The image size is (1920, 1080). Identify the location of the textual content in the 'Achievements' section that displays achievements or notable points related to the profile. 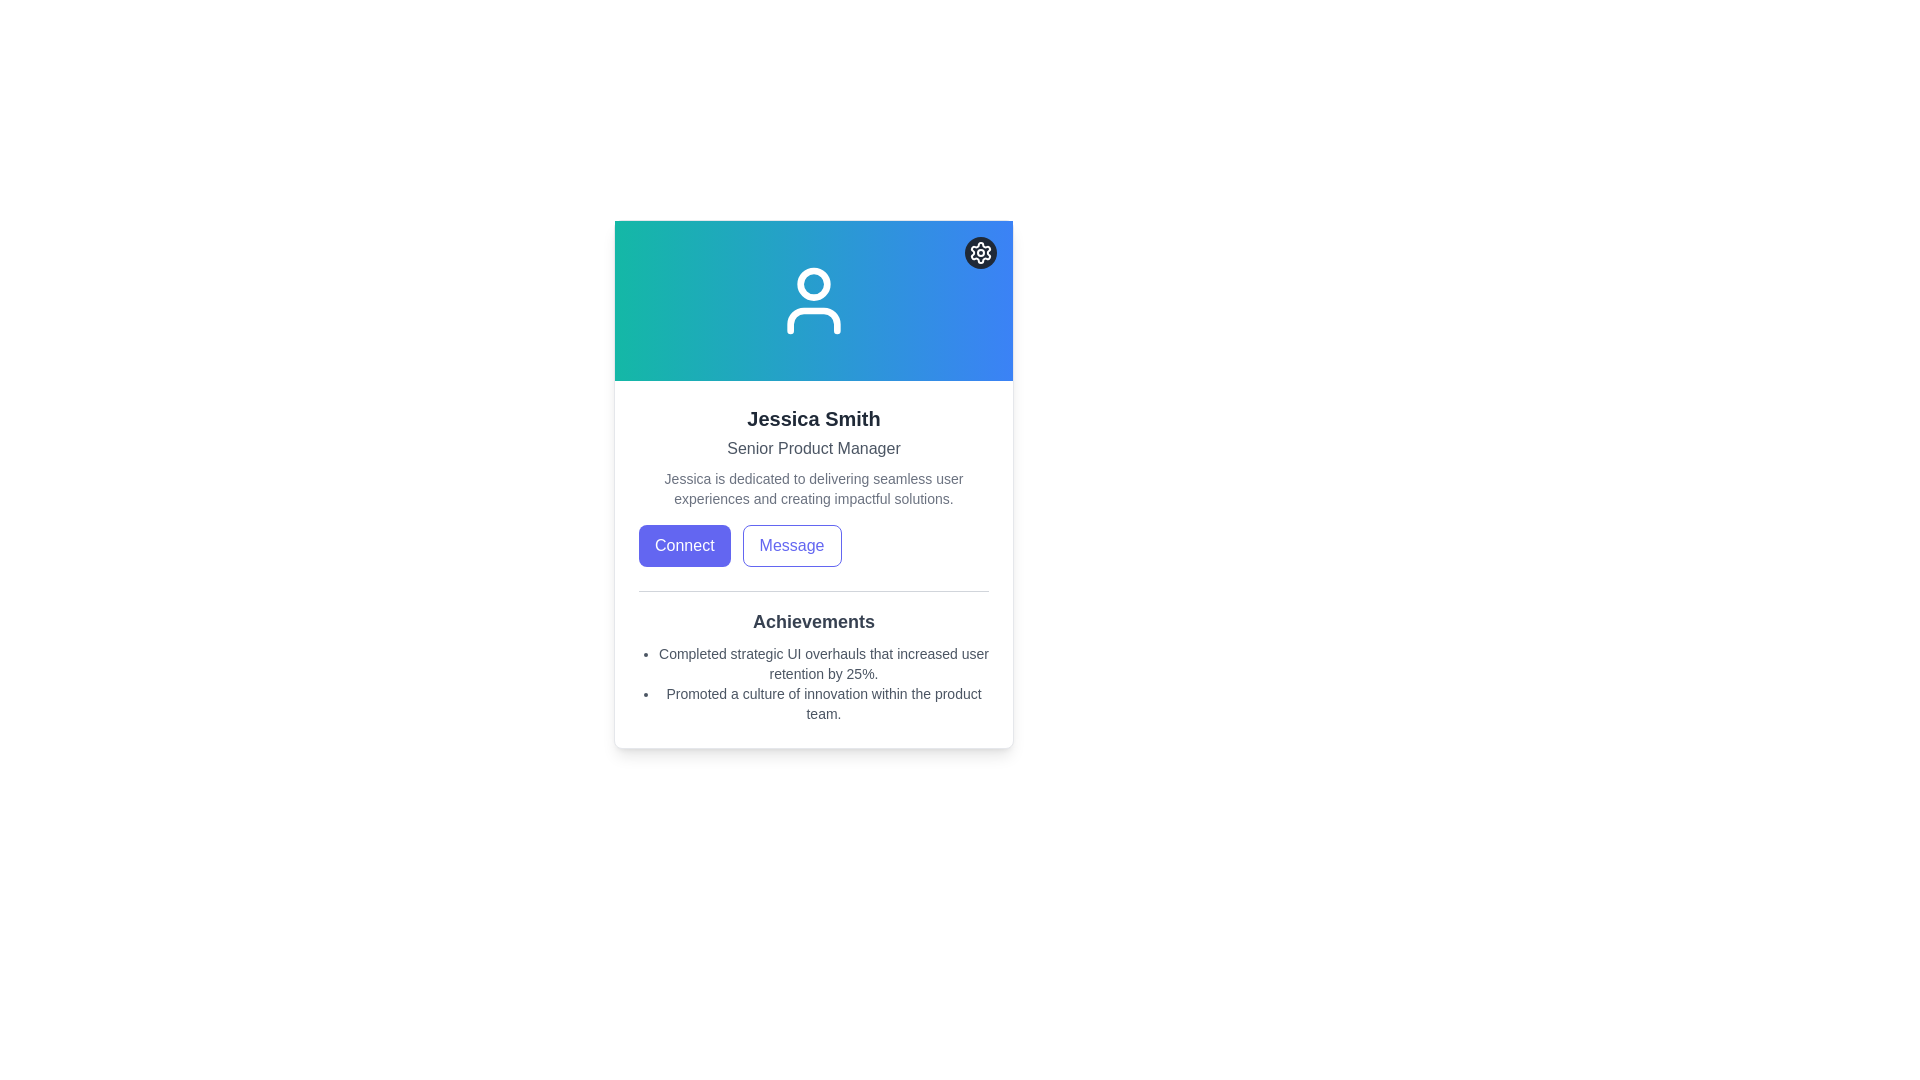
(814, 682).